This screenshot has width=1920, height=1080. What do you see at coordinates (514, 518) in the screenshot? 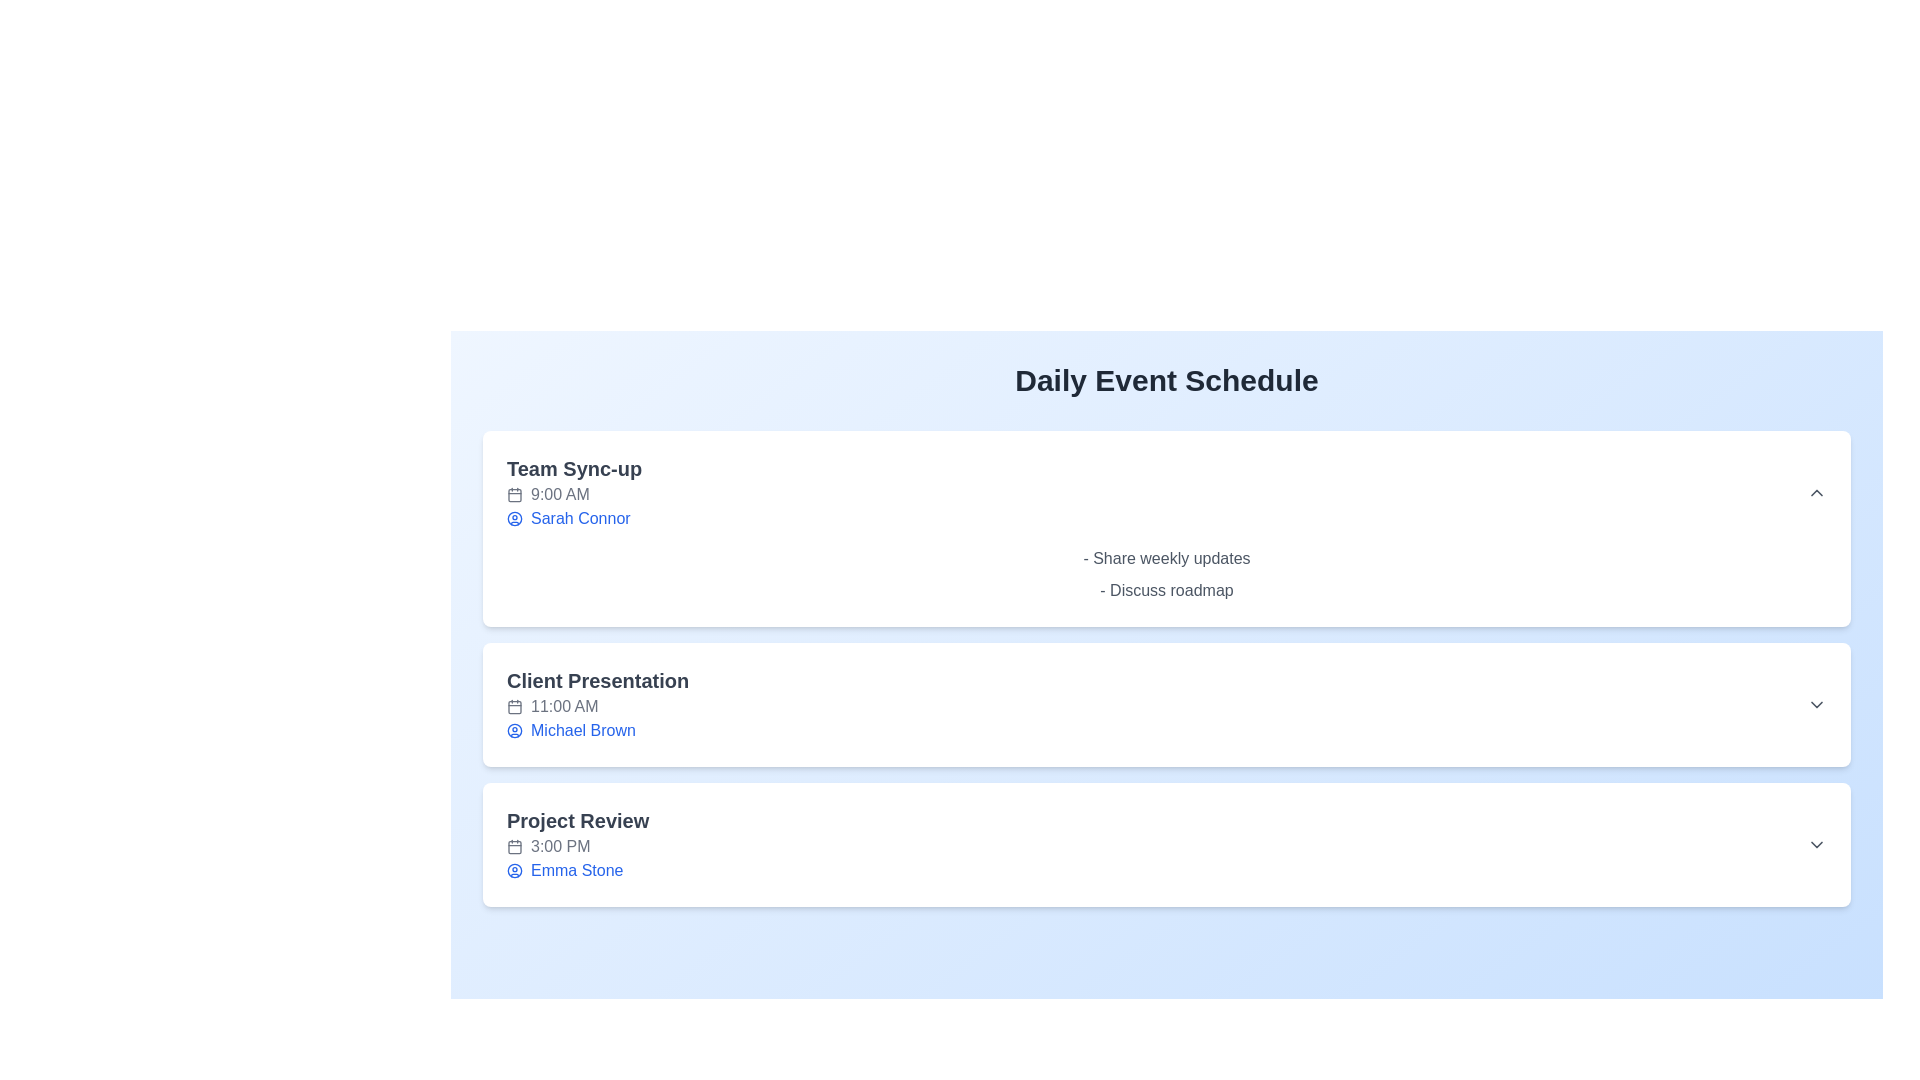
I see `the outermost circular outline of the SVG graphic in the 'Team Sync-up' event card` at bounding box center [514, 518].